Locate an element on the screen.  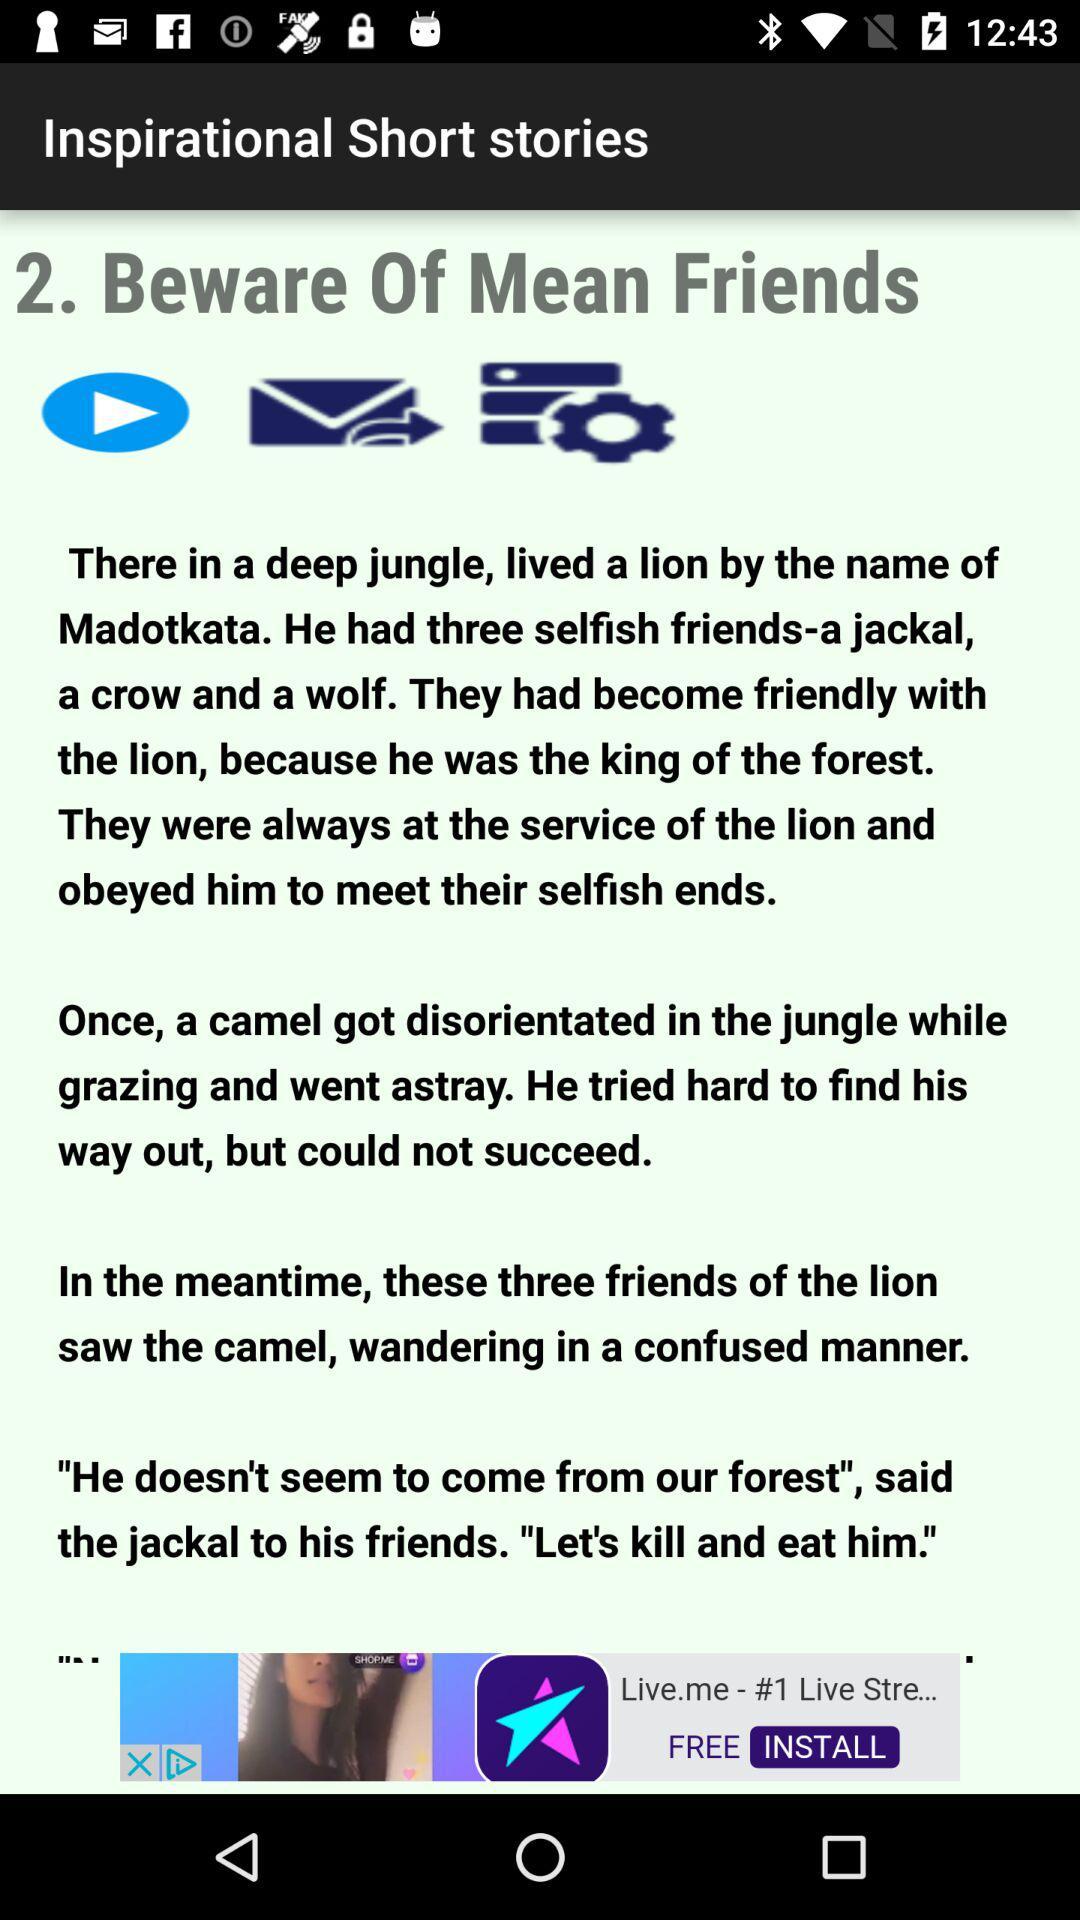
open advertisement is located at coordinates (540, 1714).